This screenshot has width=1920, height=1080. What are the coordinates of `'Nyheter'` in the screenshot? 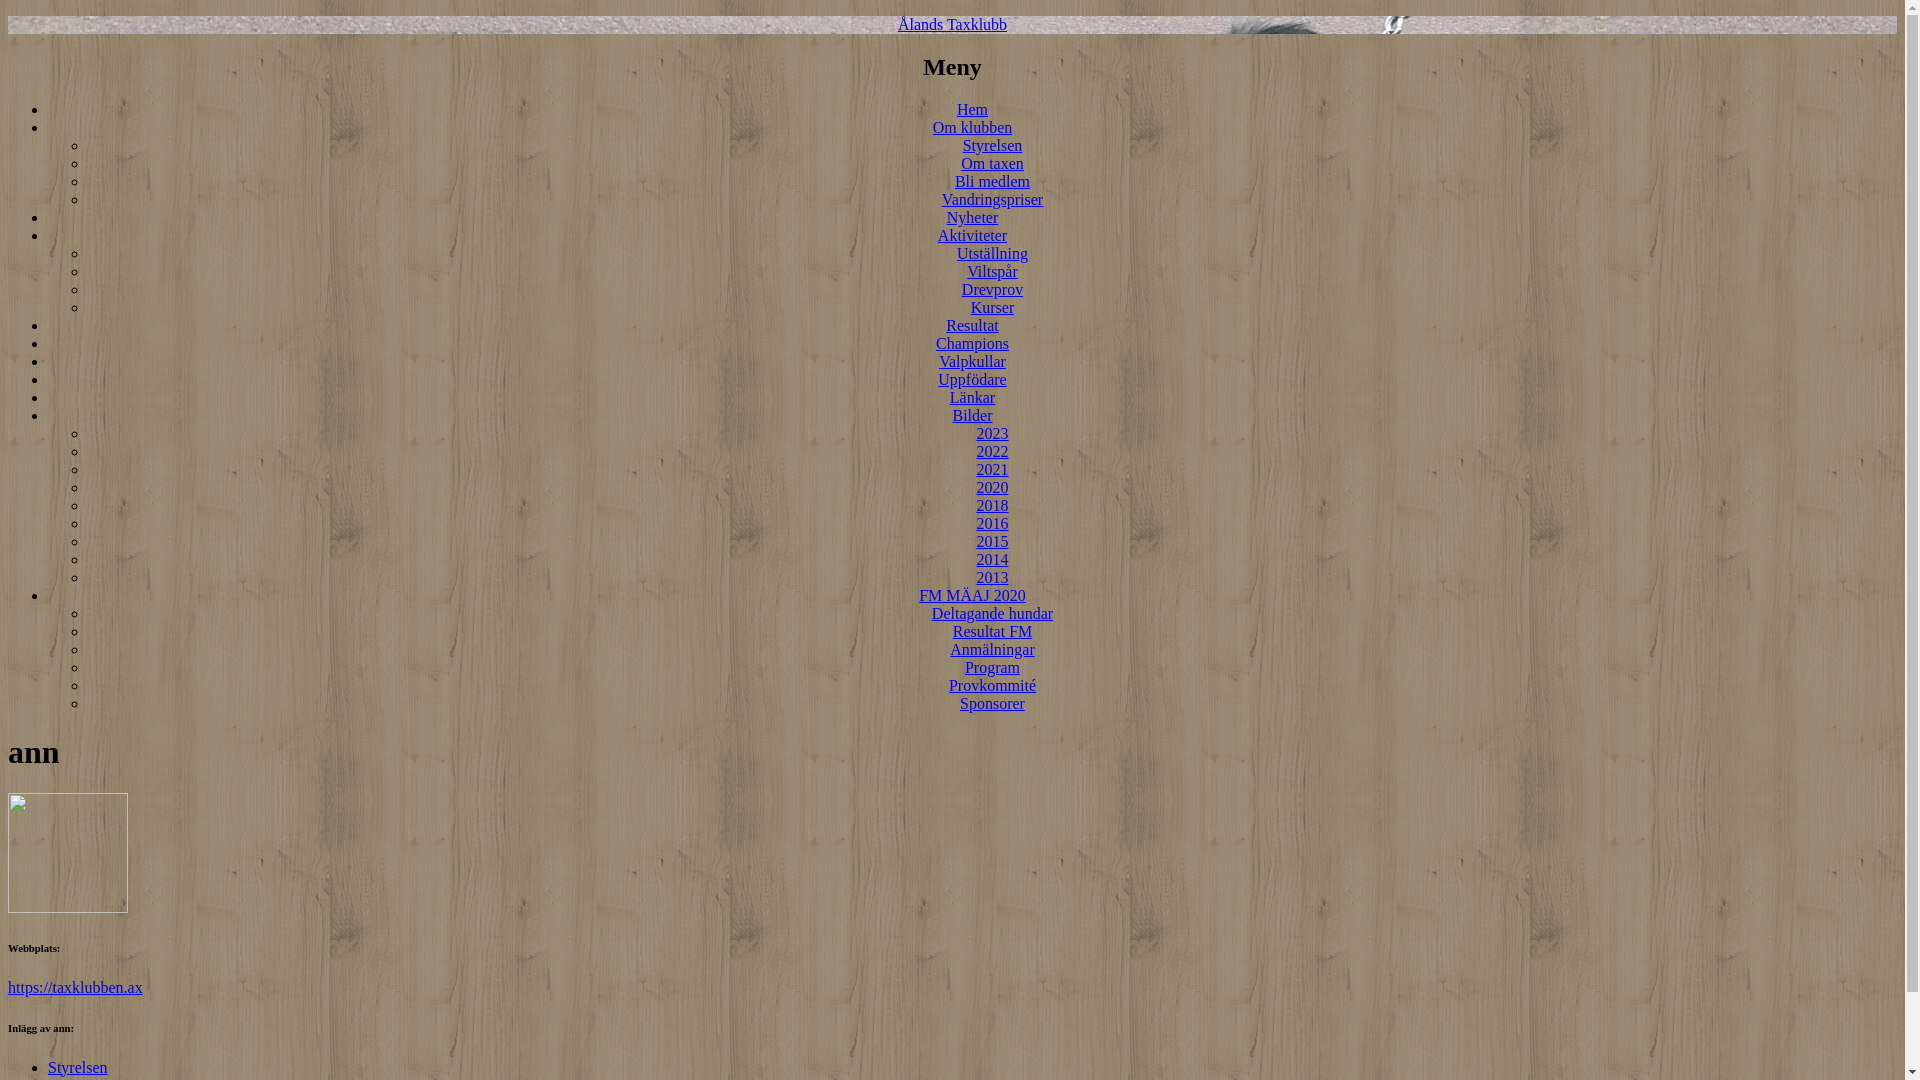 It's located at (973, 217).